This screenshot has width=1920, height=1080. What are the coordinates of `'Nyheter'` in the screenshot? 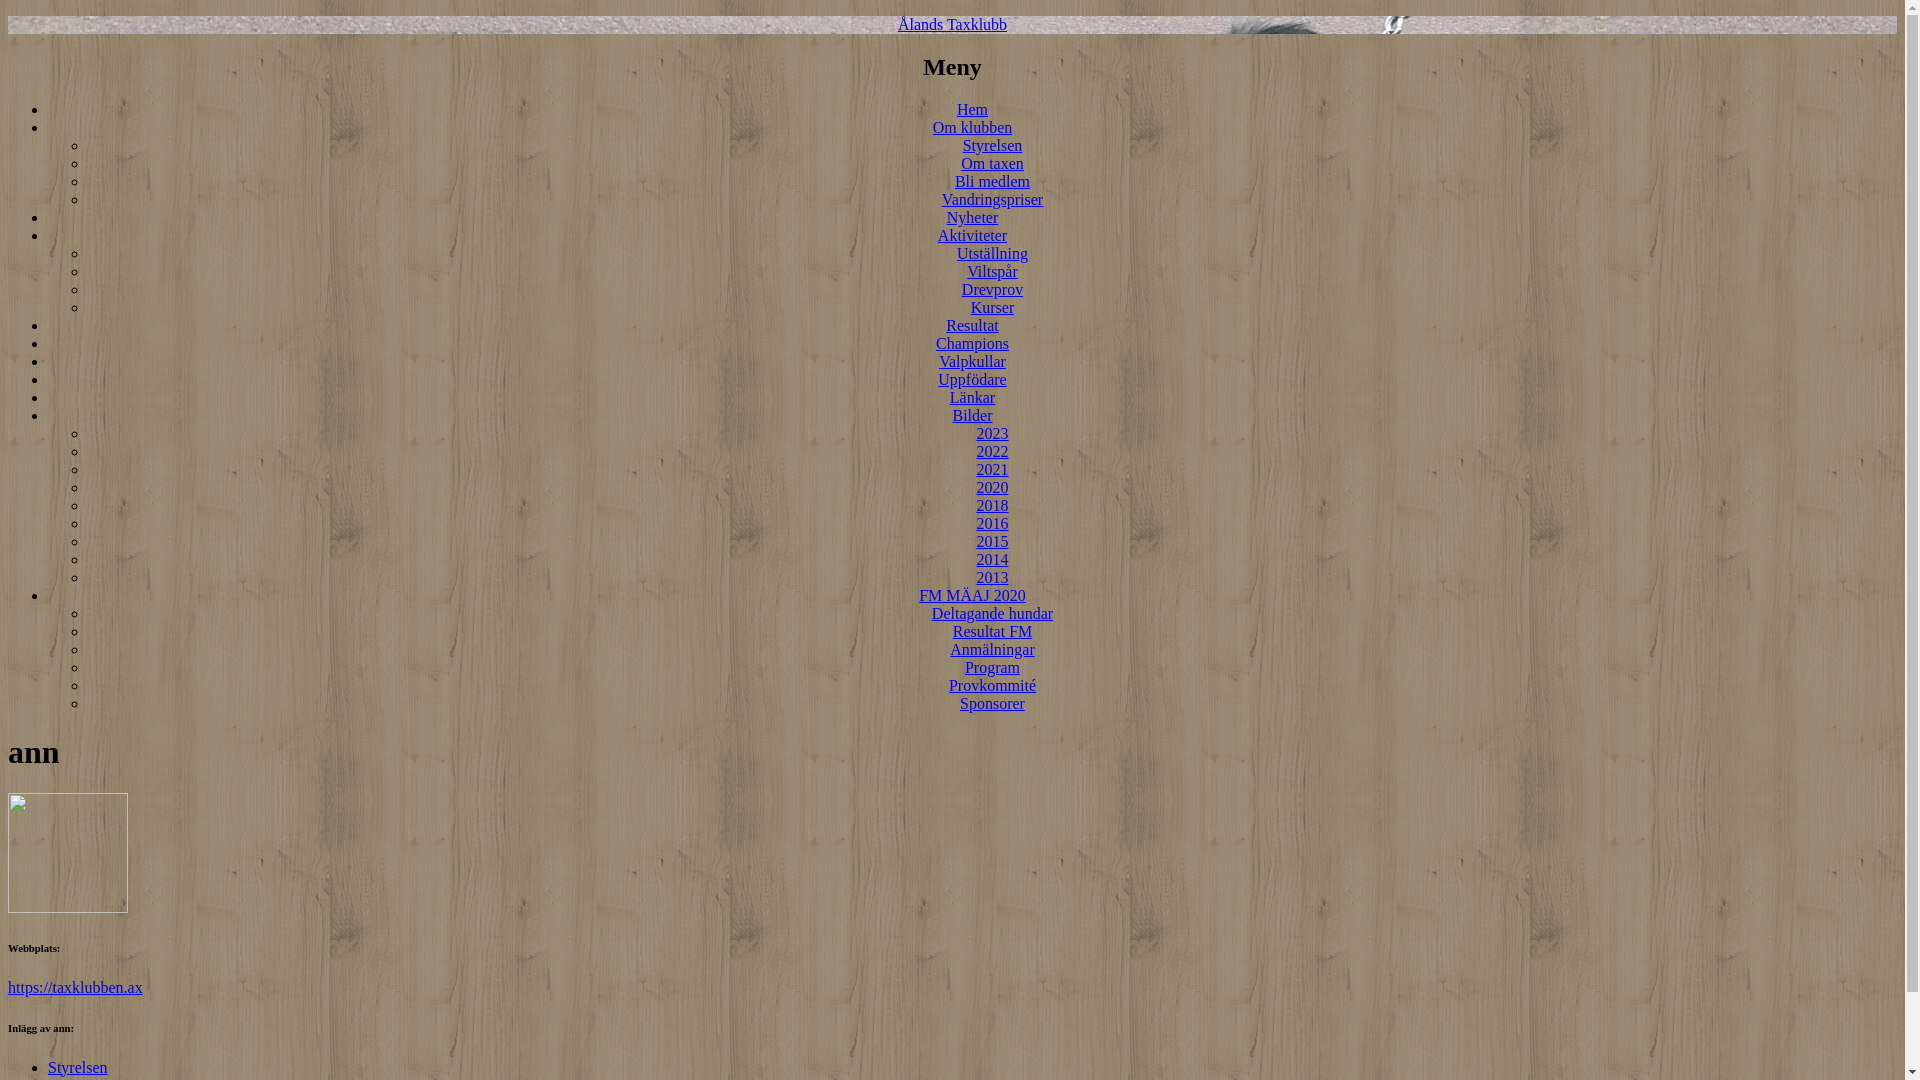 It's located at (973, 217).